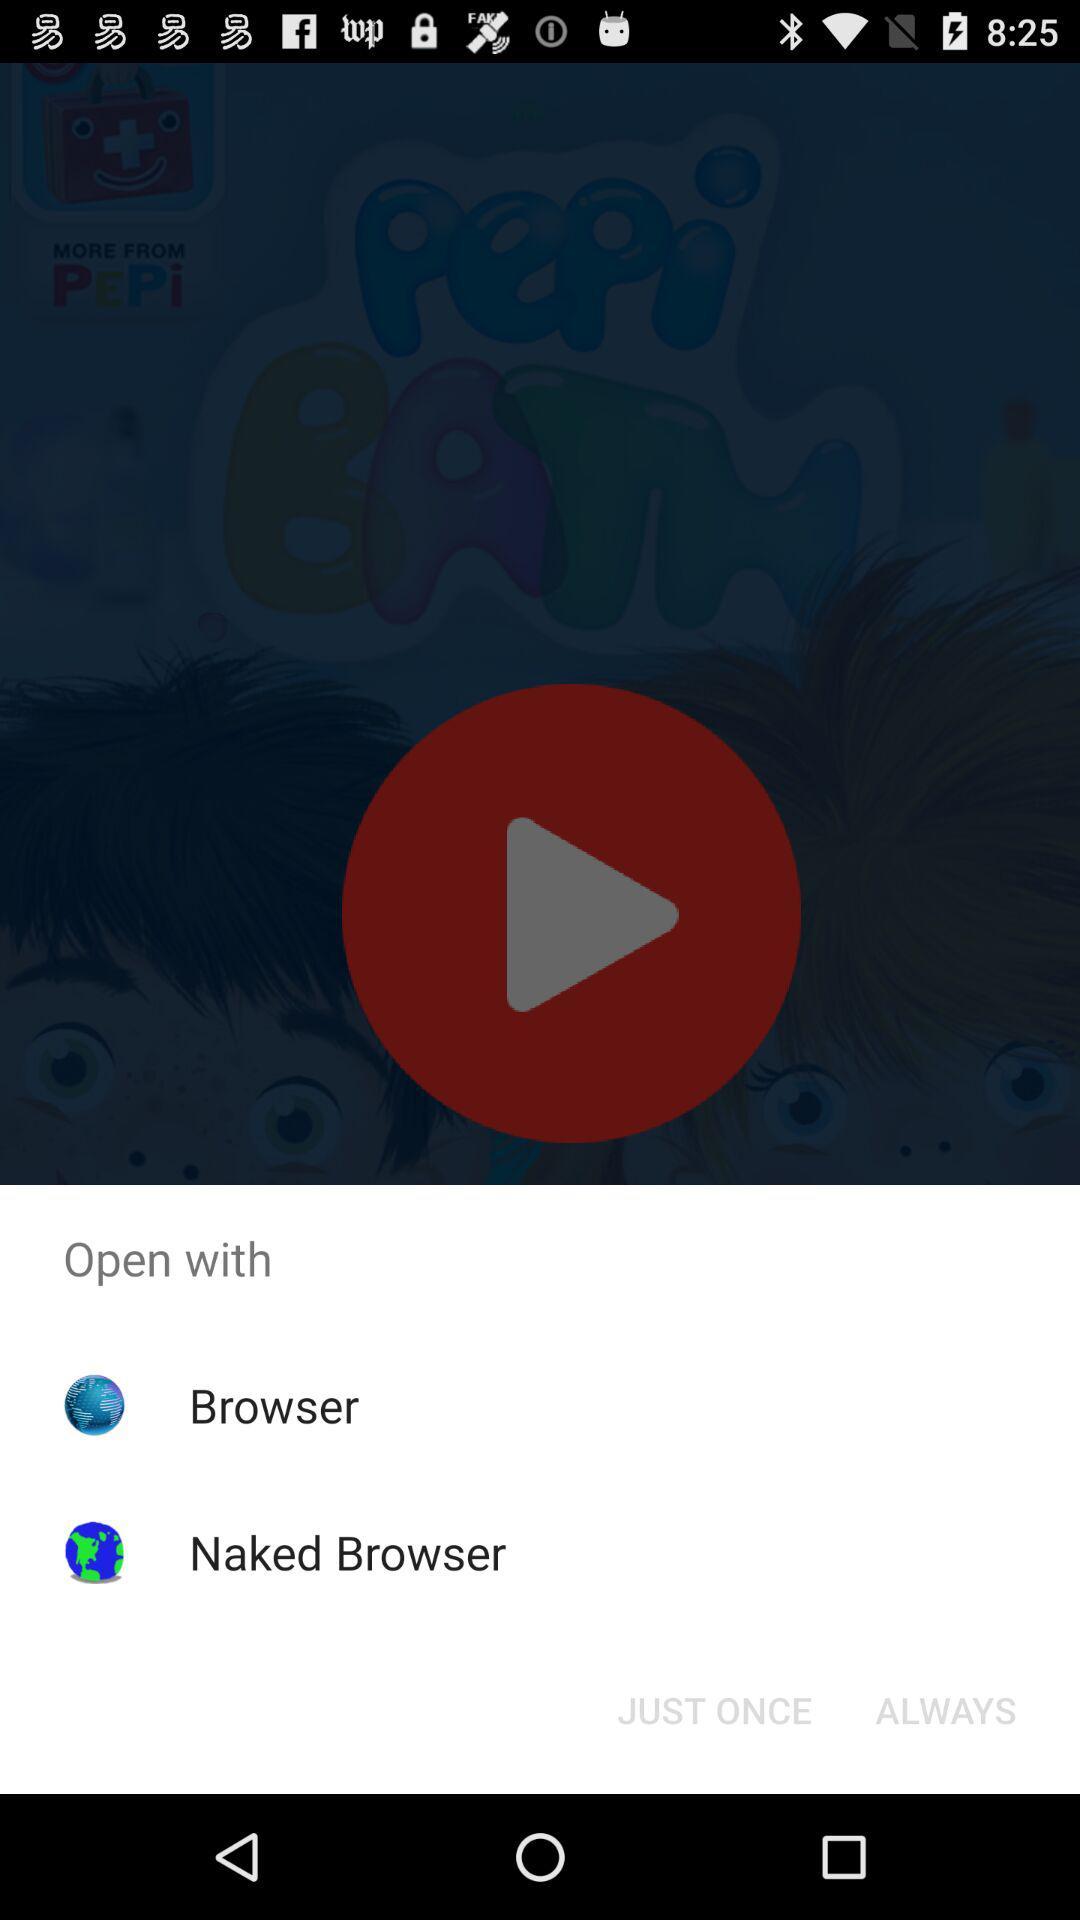  What do you see at coordinates (945, 1708) in the screenshot?
I see `the always button` at bounding box center [945, 1708].